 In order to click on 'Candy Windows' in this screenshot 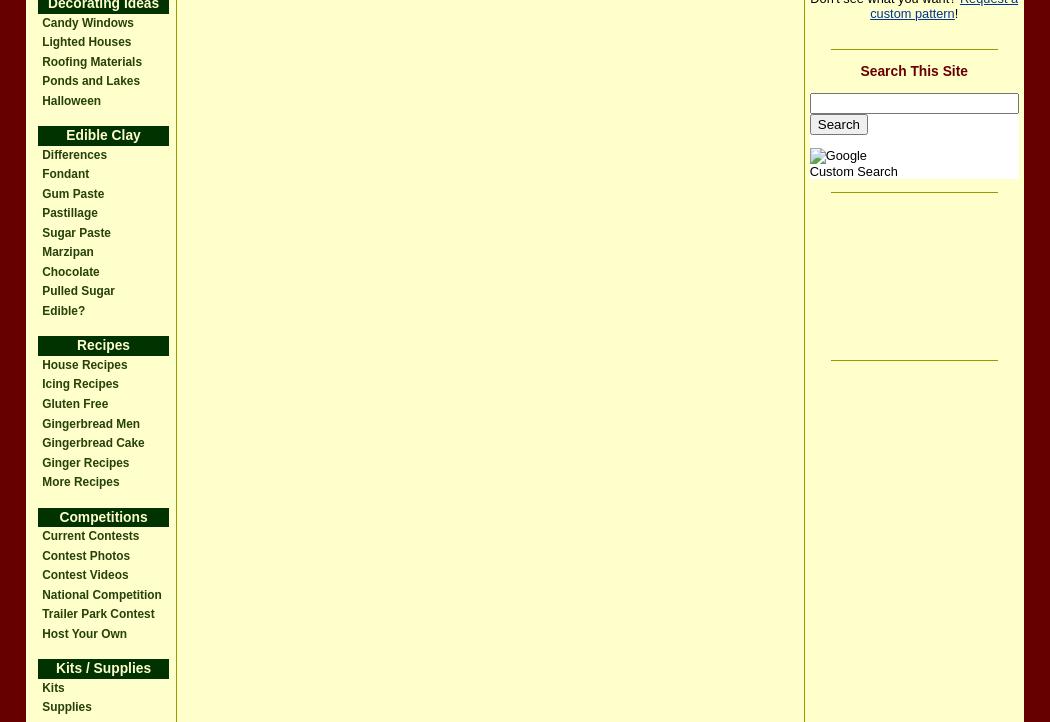, I will do `click(87, 22)`.